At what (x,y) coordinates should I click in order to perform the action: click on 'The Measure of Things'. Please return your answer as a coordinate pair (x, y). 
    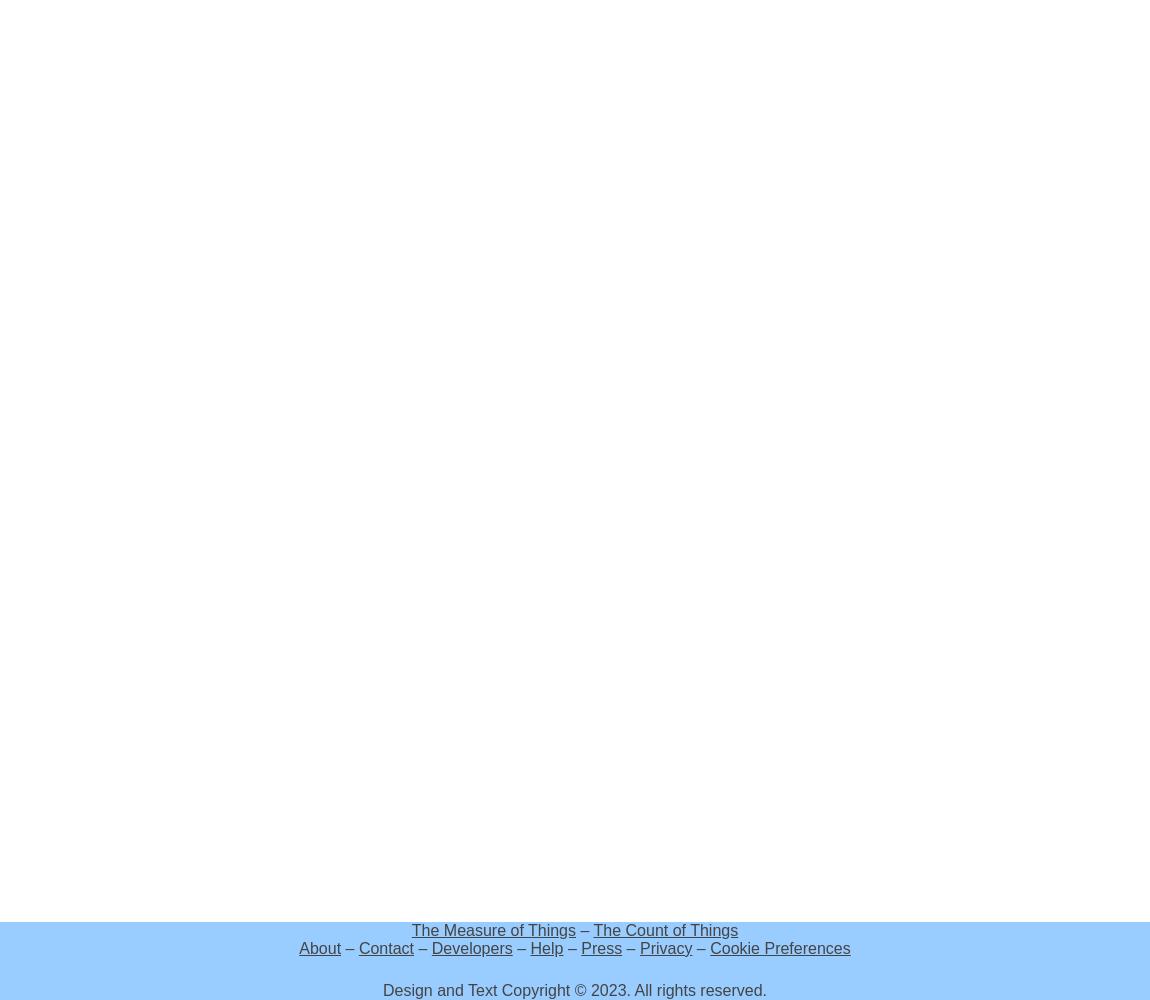
    Looking at the image, I should click on (493, 930).